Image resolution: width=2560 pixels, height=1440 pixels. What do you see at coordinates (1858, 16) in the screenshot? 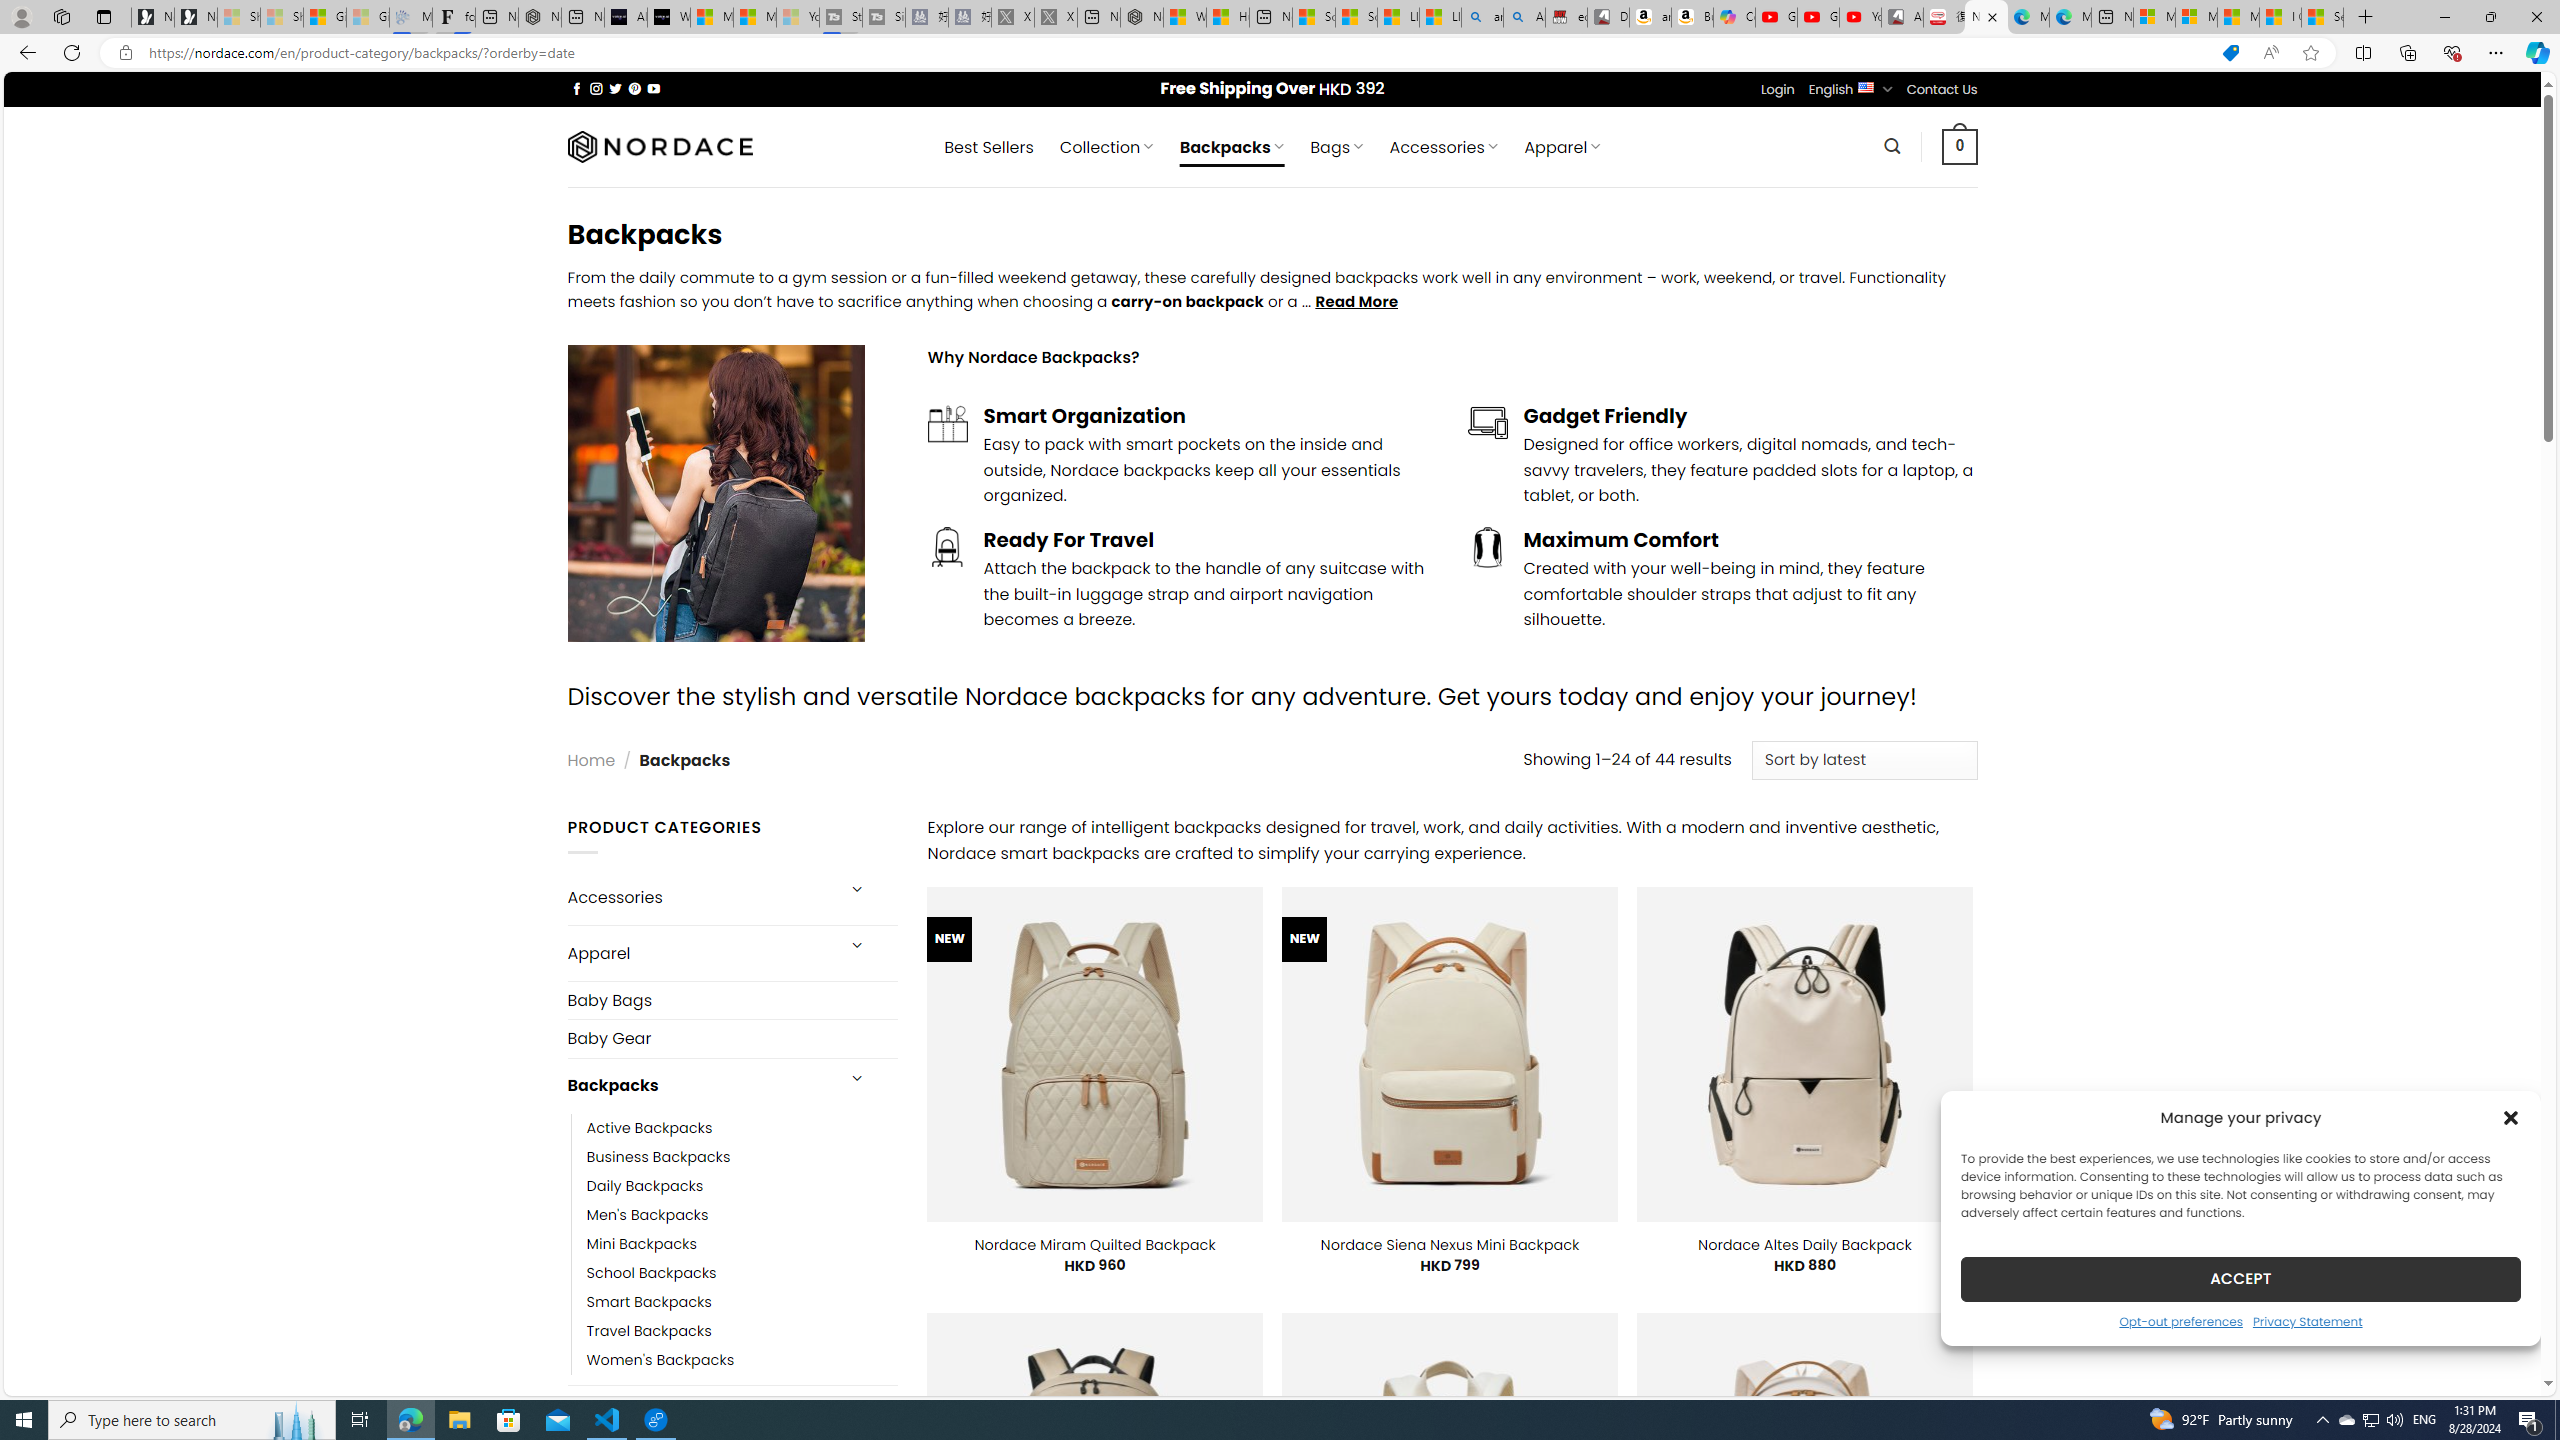
I see `'YouTube Kids - An App Created for Kids to Explore Content'` at bounding box center [1858, 16].